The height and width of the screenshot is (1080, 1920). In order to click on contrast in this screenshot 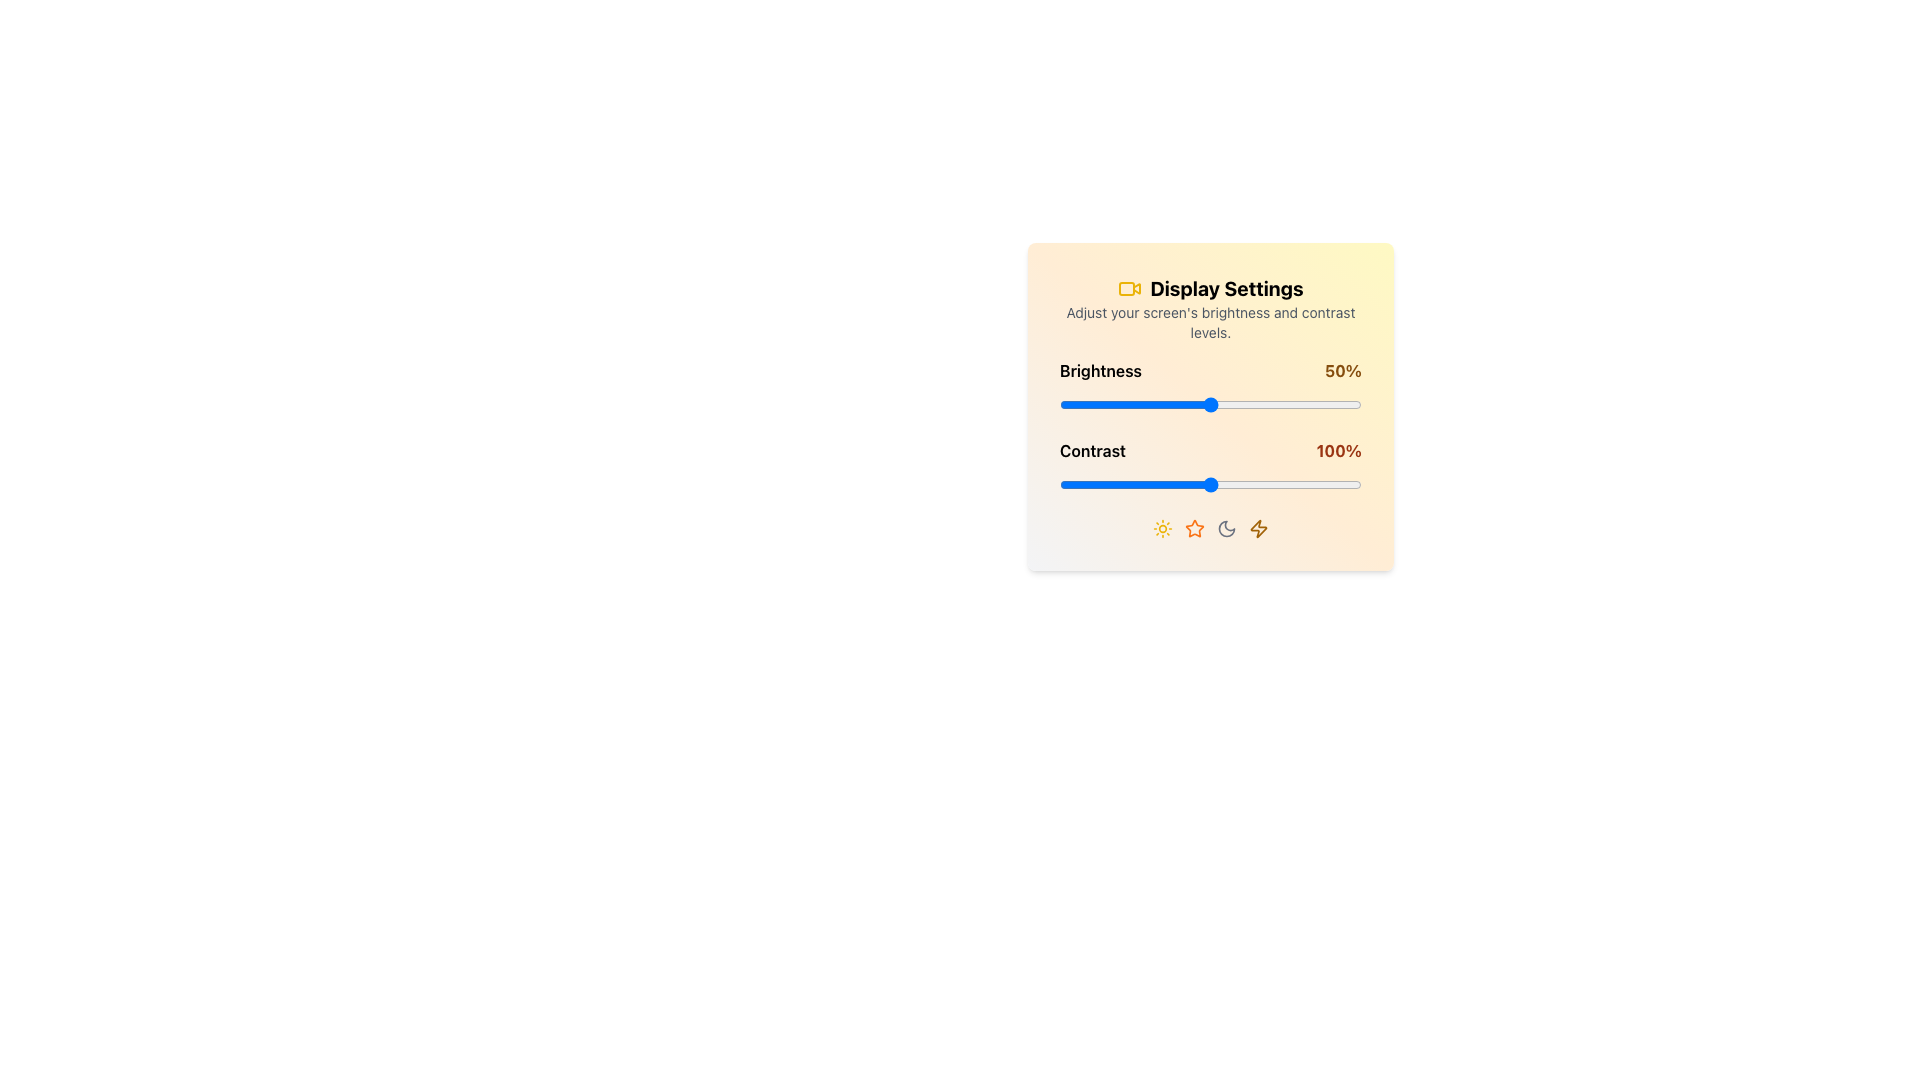, I will do `click(1291, 485)`.